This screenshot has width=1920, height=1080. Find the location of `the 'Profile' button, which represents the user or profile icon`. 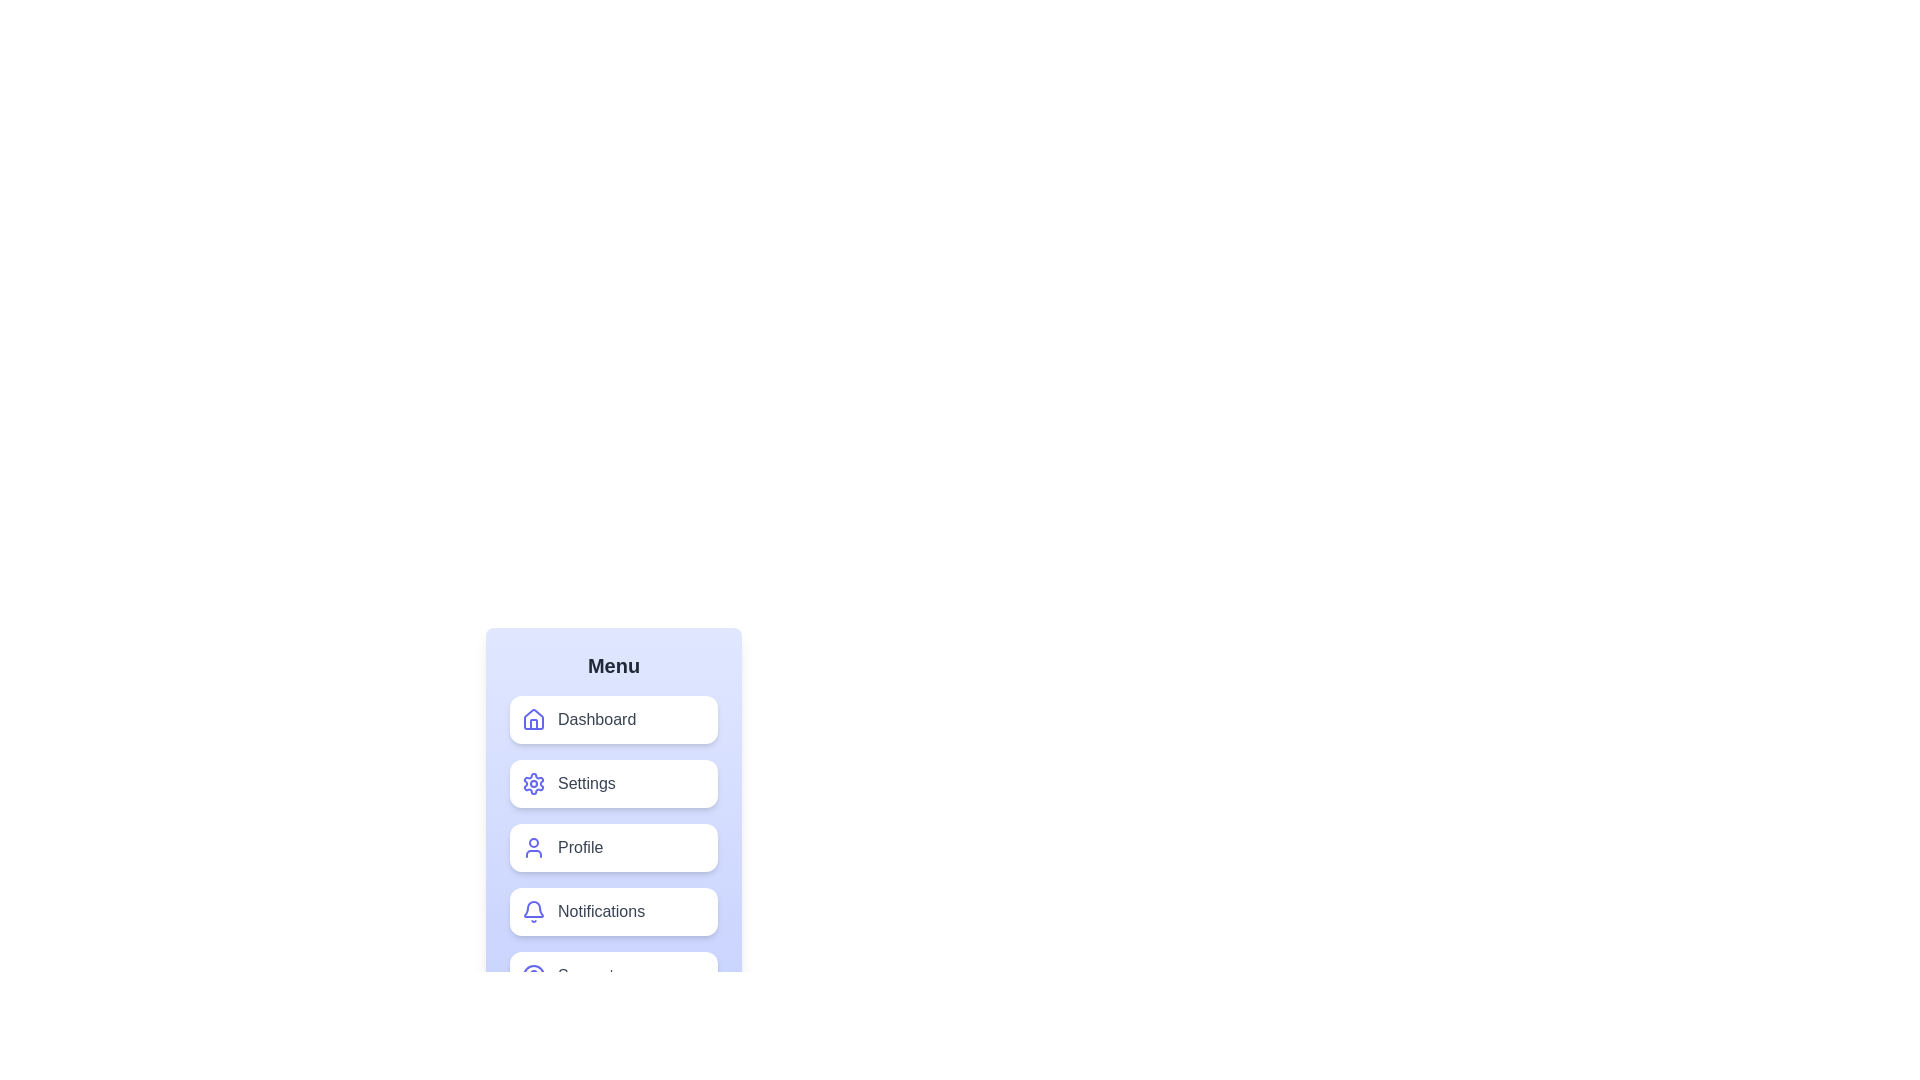

the 'Profile' button, which represents the user or profile icon is located at coordinates (533, 848).